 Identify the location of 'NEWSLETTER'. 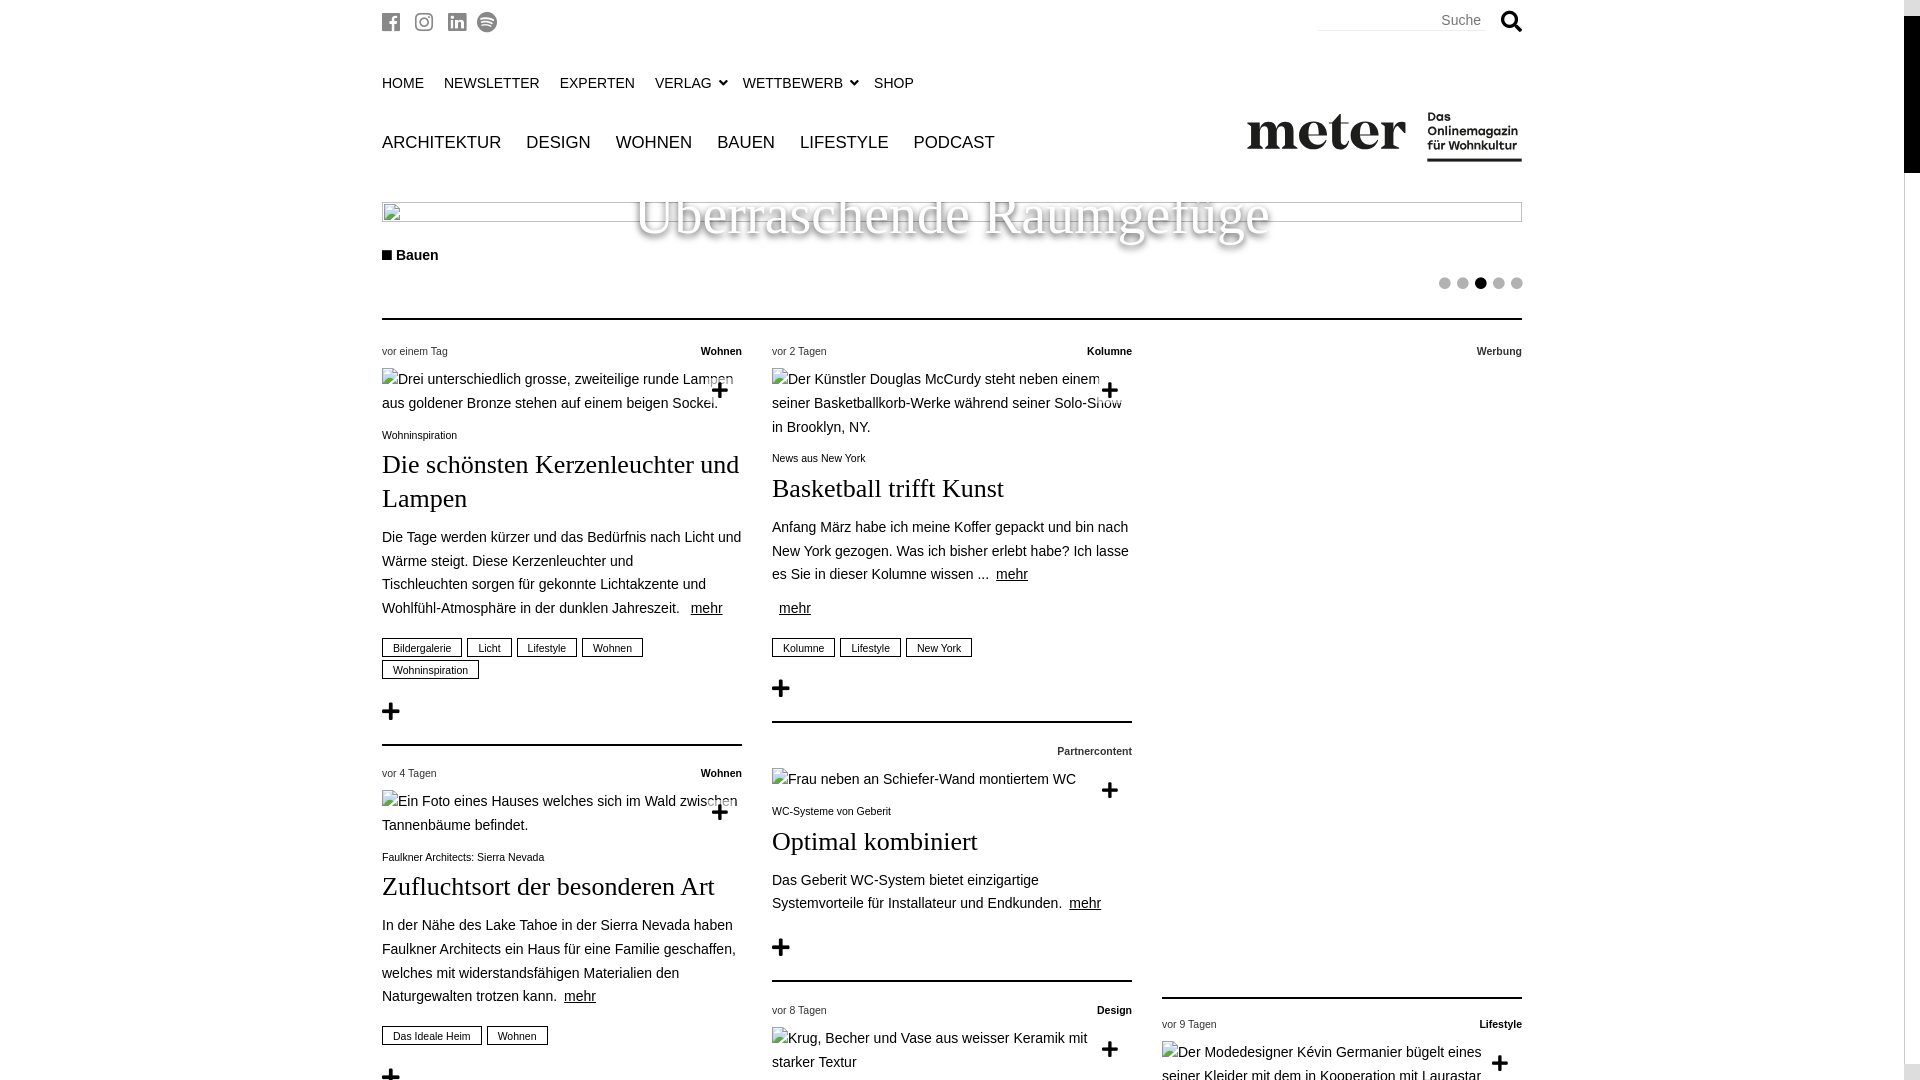
(494, 82).